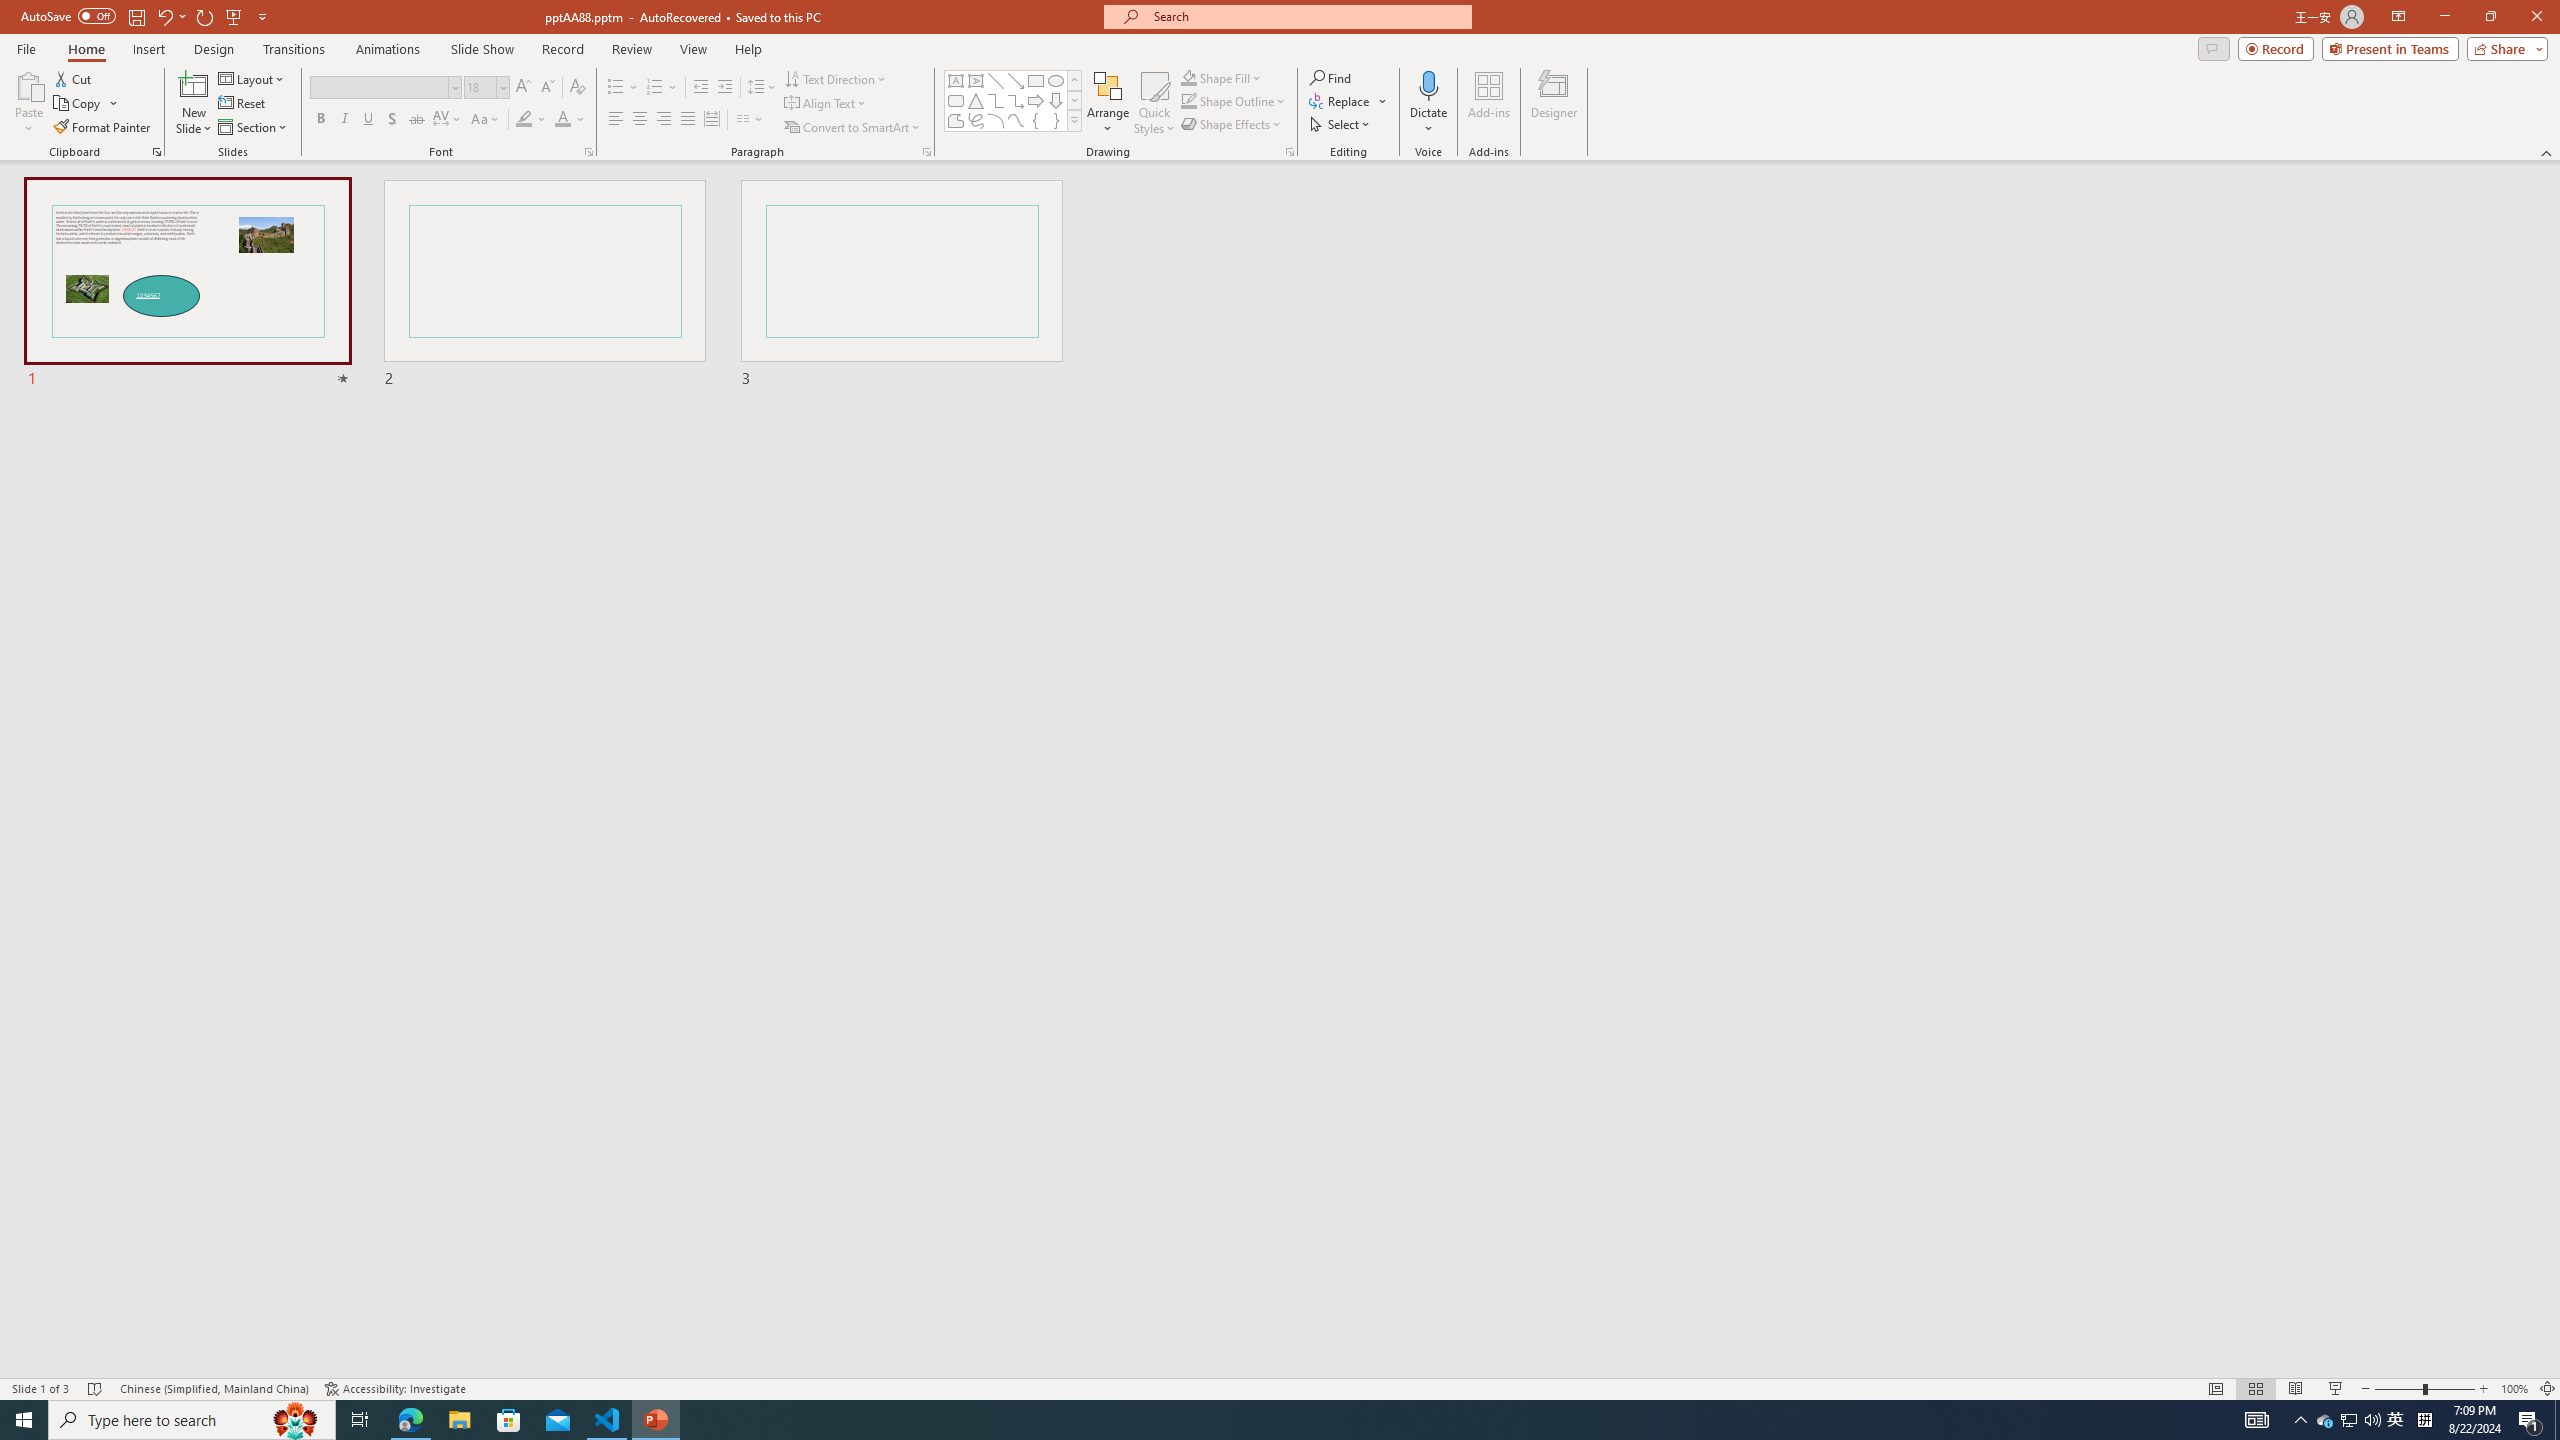 This screenshot has height=1440, width=2560. What do you see at coordinates (1427, 120) in the screenshot?
I see `'More Options'` at bounding box center [1427, 120].